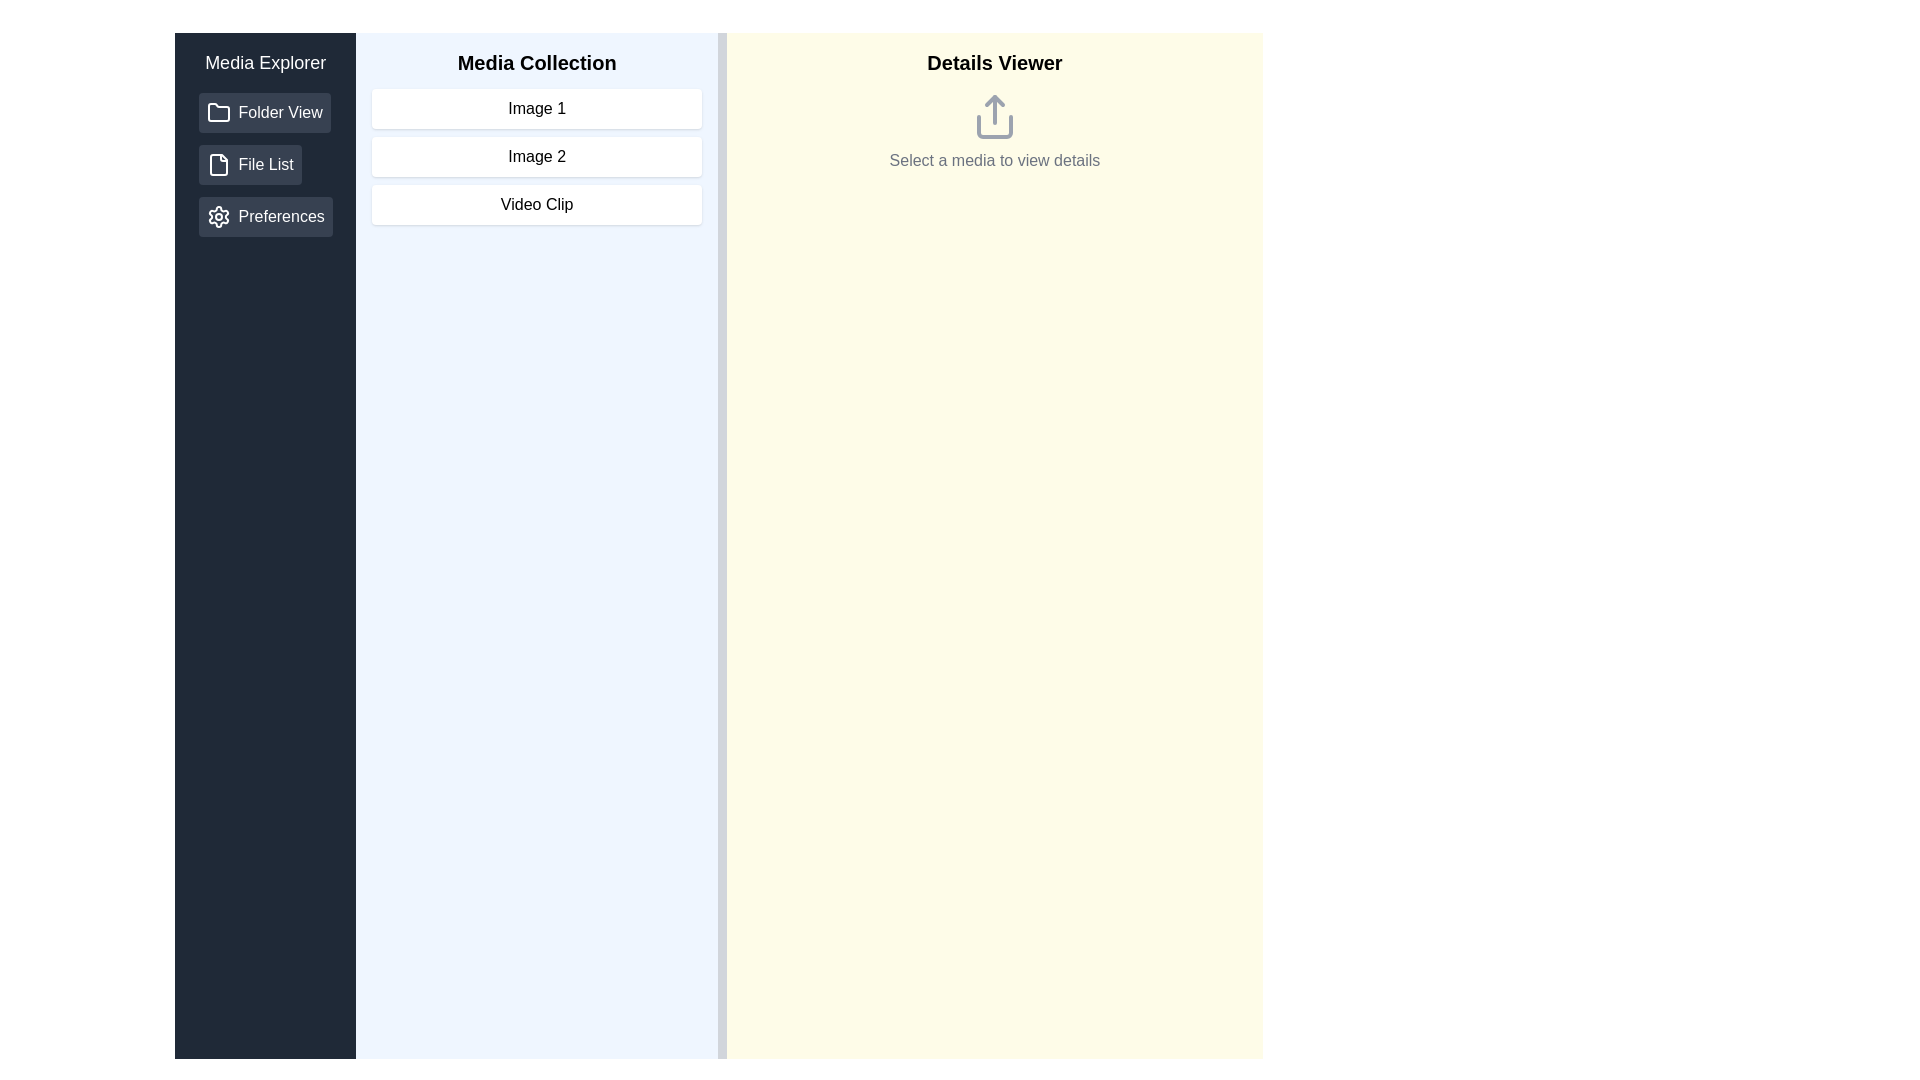 The height and width of the screenshot is (1080, 1920). What do you see at coordinates (218, 216) in the screenshot?
I see `the gear icon for settings located in the left sidebar next to the 'Preferences' label` at bounding box center [218, 216].